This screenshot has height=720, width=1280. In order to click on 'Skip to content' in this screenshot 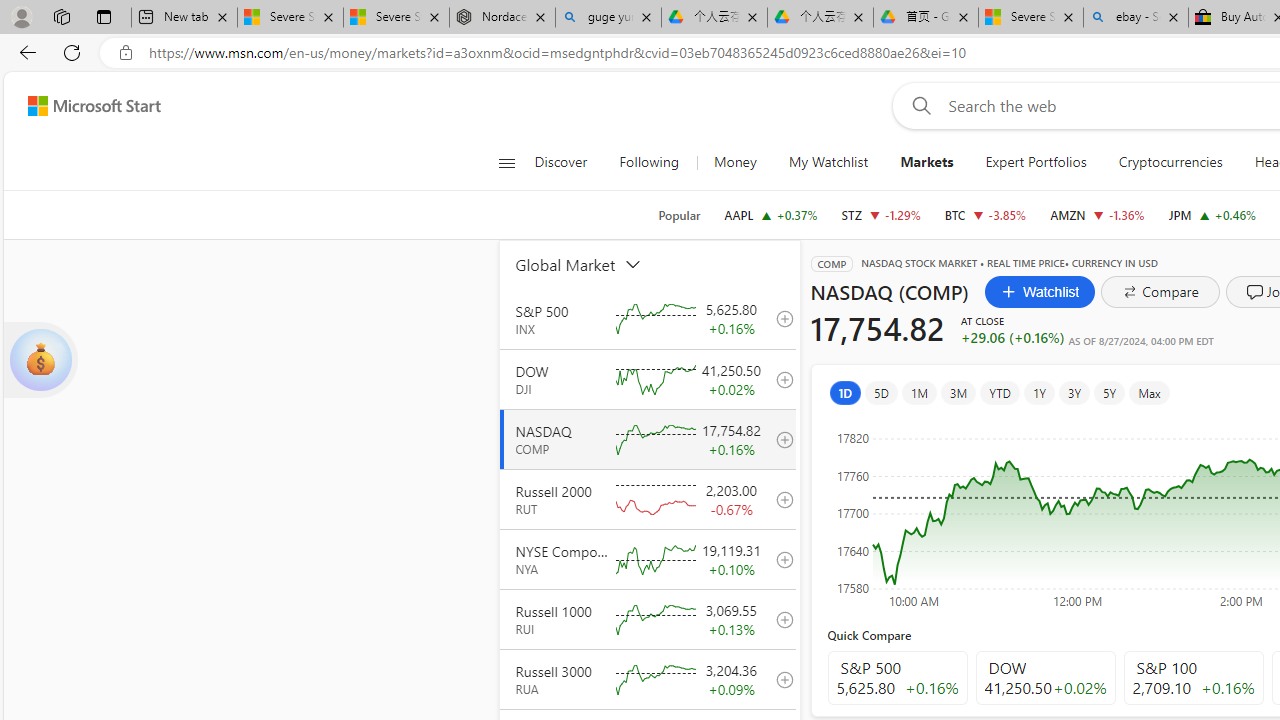, I will do `click(86, 105)`.